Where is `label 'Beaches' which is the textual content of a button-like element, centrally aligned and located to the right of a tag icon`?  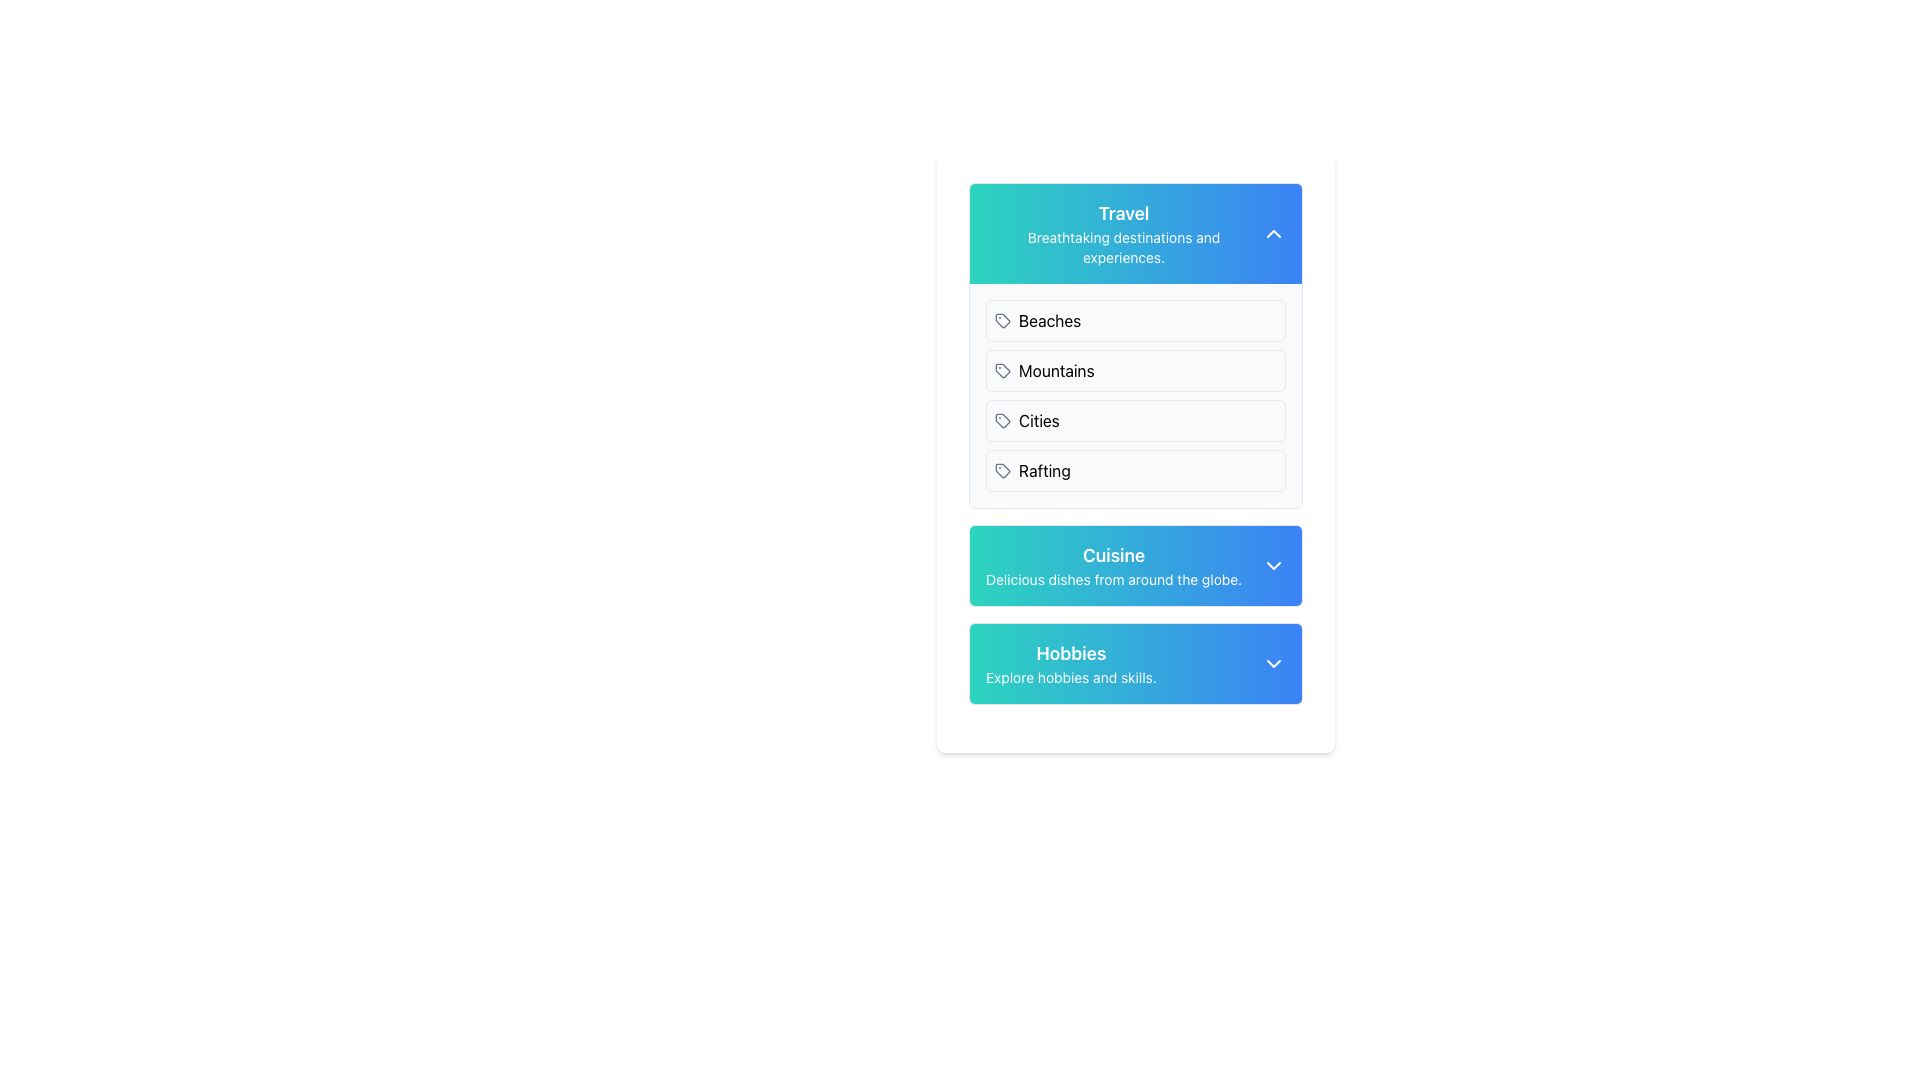
label 'Beaches' which is the textual content of a button-like element, centrally aligned and located to the right of a tag icon is located at coordinates (1049, 319).